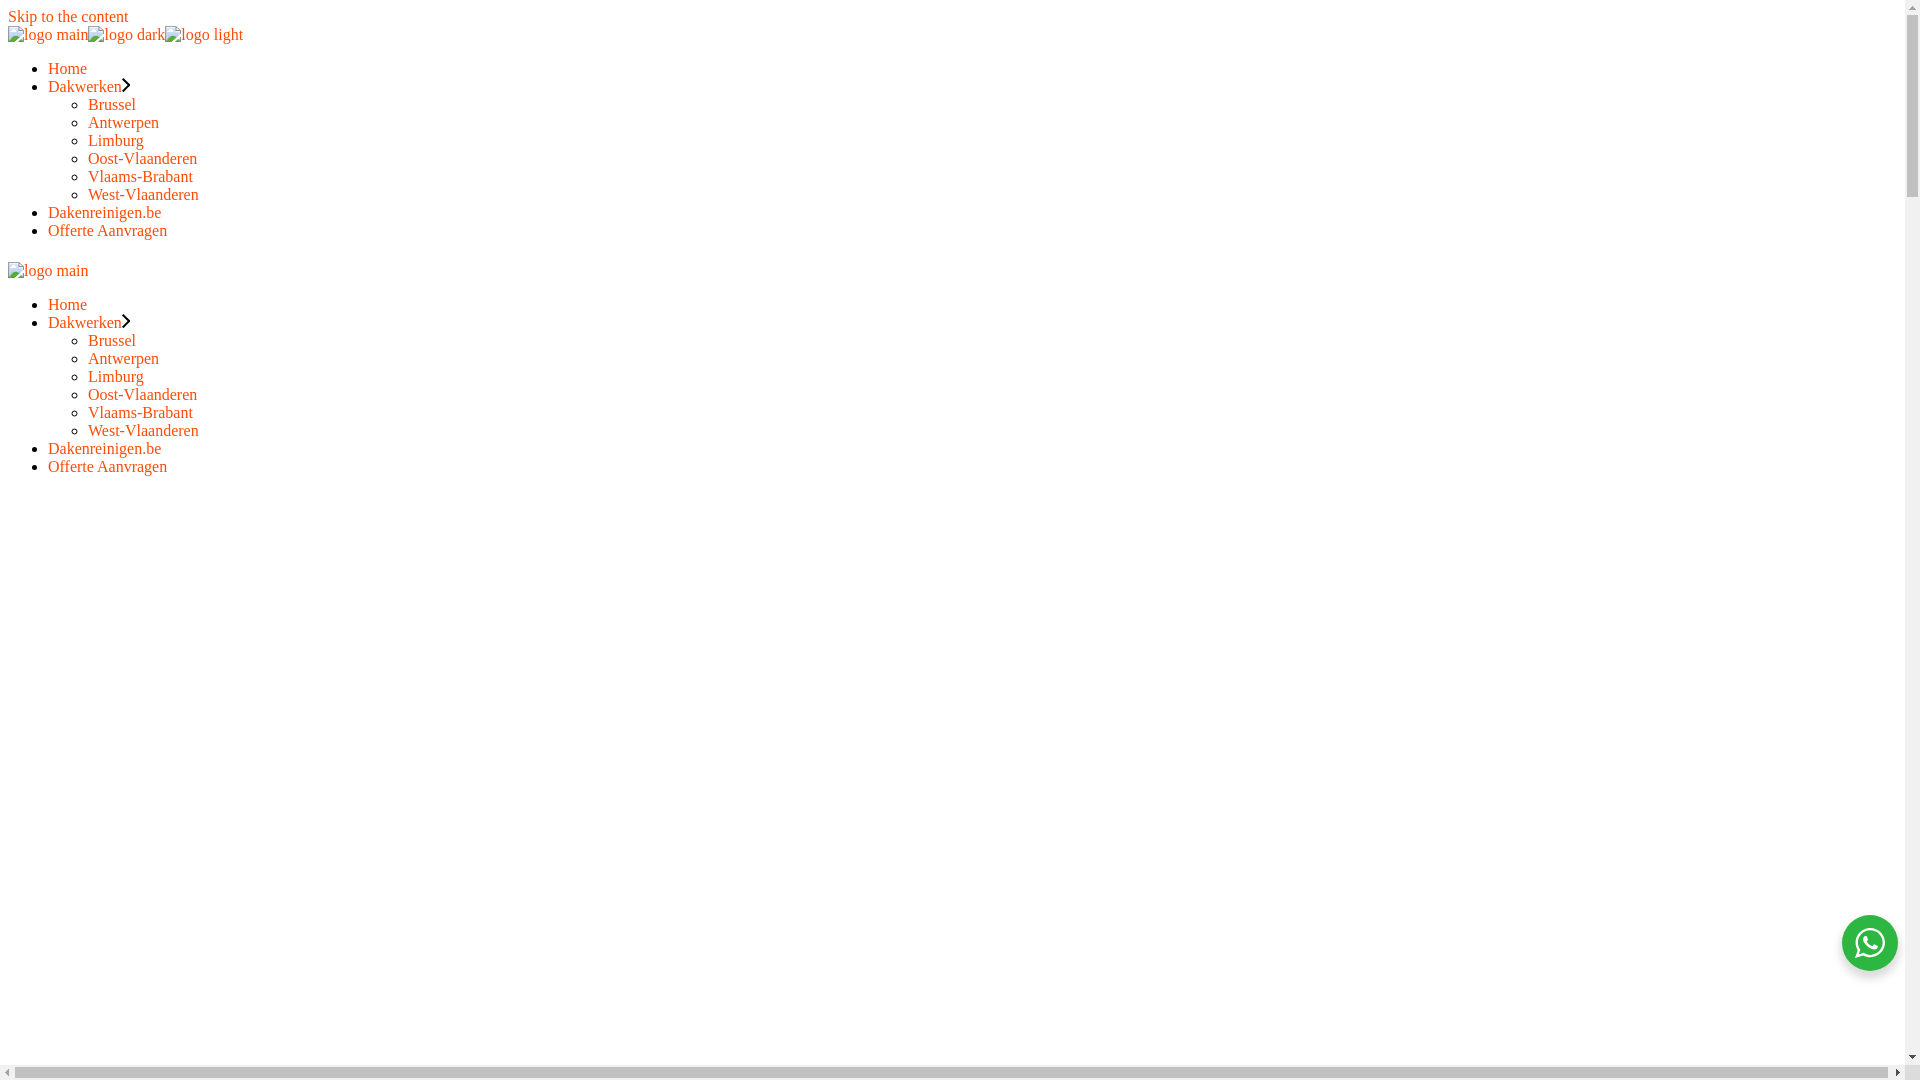 Image resolution: width=1920 pixels, height=1080 pixels. Describe the element at coordinates (86, 104) in the screenshot. I see `'Brussel'` at that location.